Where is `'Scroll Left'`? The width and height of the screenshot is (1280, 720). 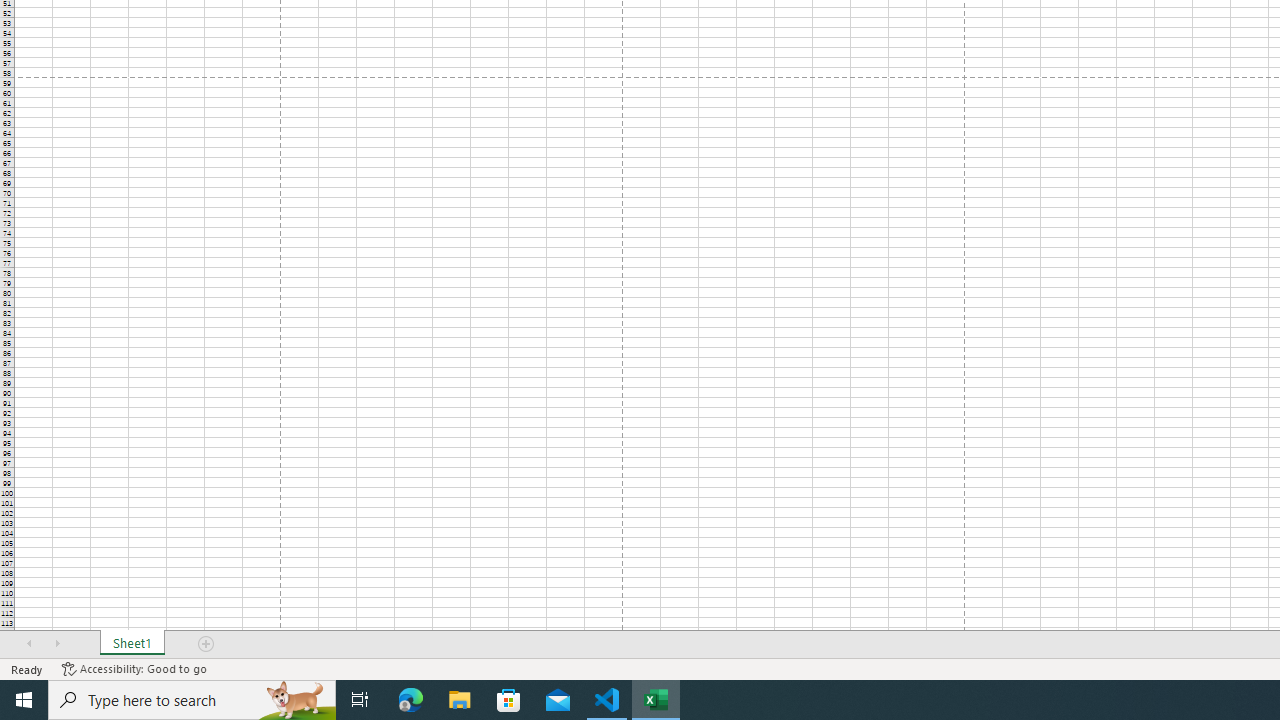
'Scroll Left' is located at coordinates (29, 644).